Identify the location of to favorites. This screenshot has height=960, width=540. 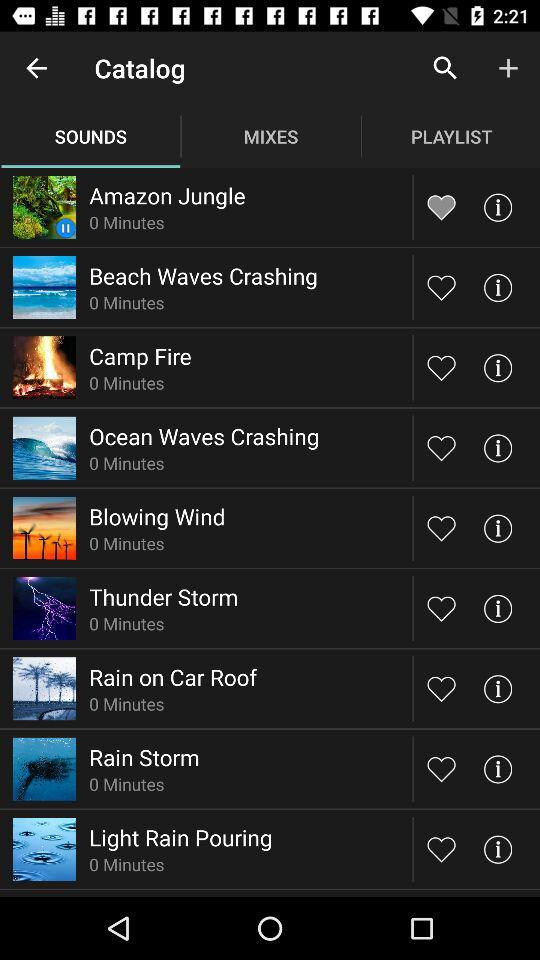
(441, 527).